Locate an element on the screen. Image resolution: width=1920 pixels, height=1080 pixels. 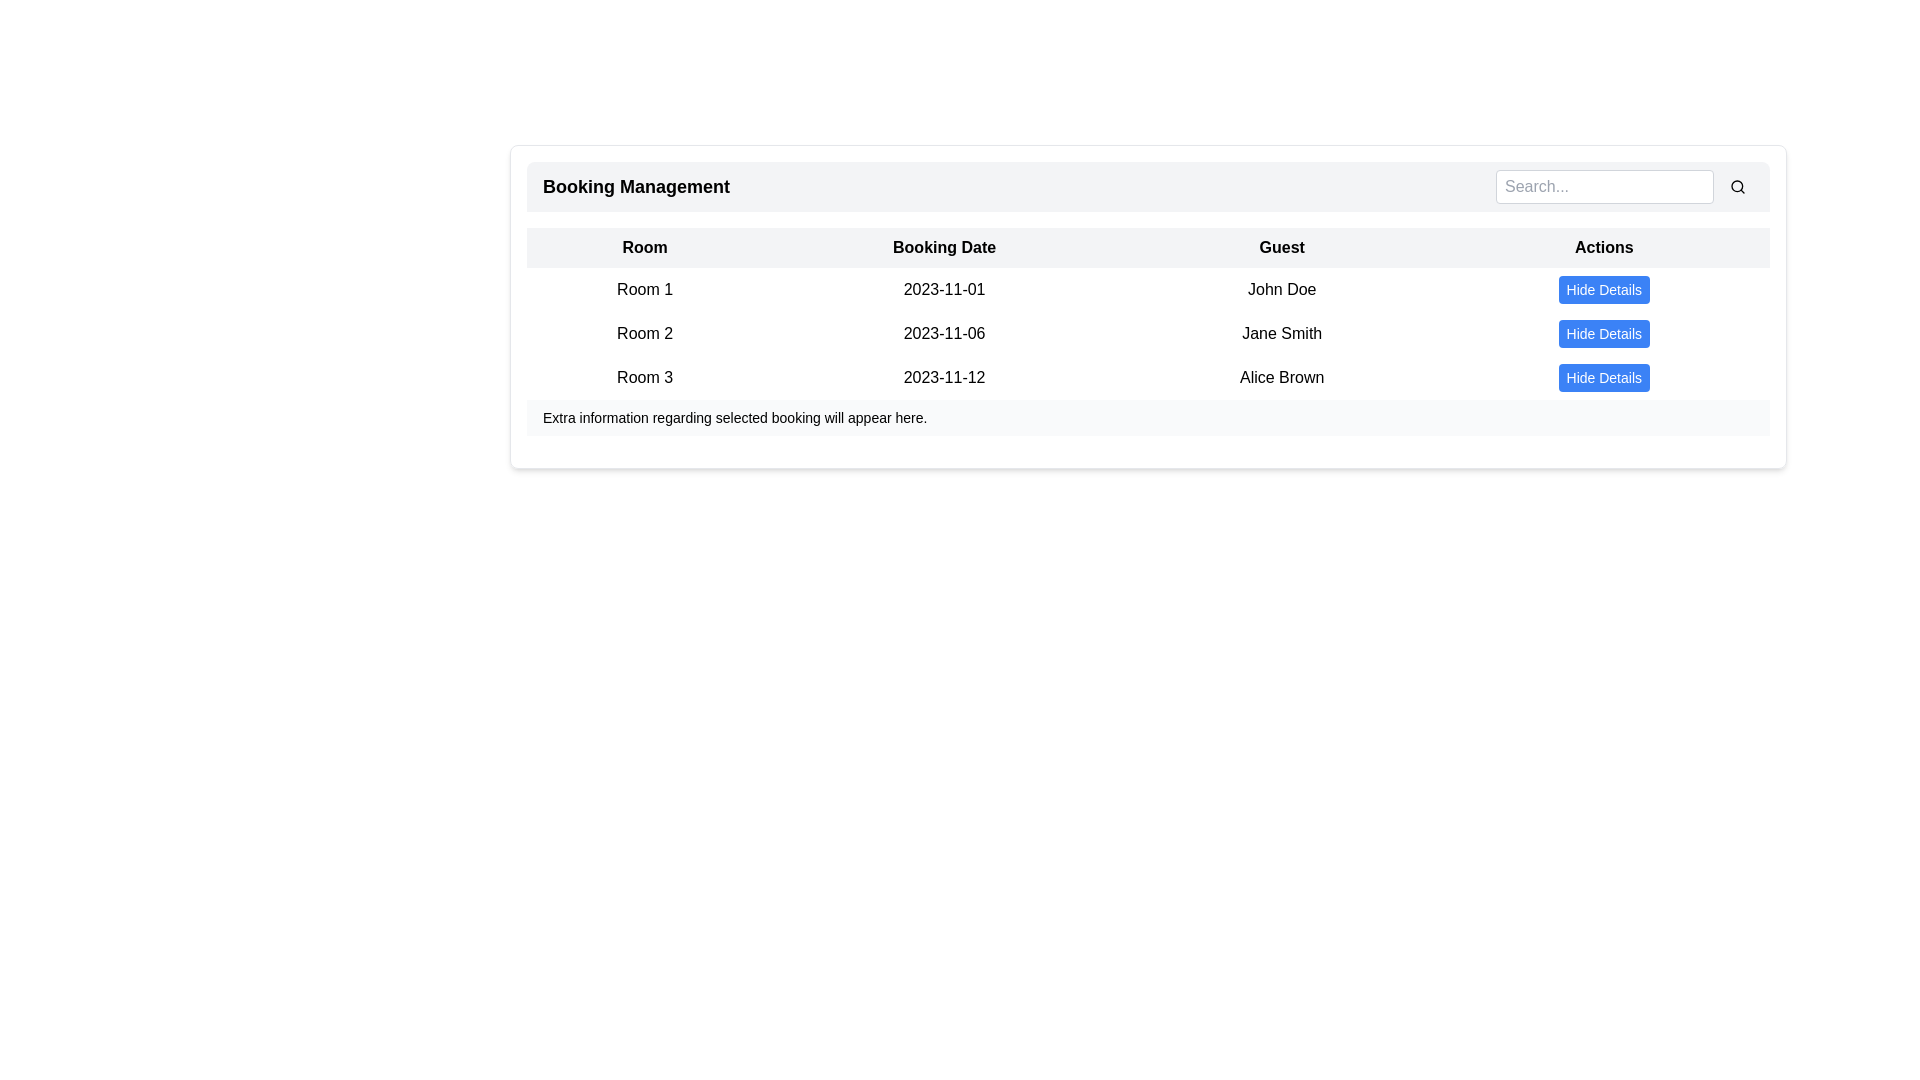
the button in the last column of the first row under the 'Actions' header is located at coordinates (1604, 289).